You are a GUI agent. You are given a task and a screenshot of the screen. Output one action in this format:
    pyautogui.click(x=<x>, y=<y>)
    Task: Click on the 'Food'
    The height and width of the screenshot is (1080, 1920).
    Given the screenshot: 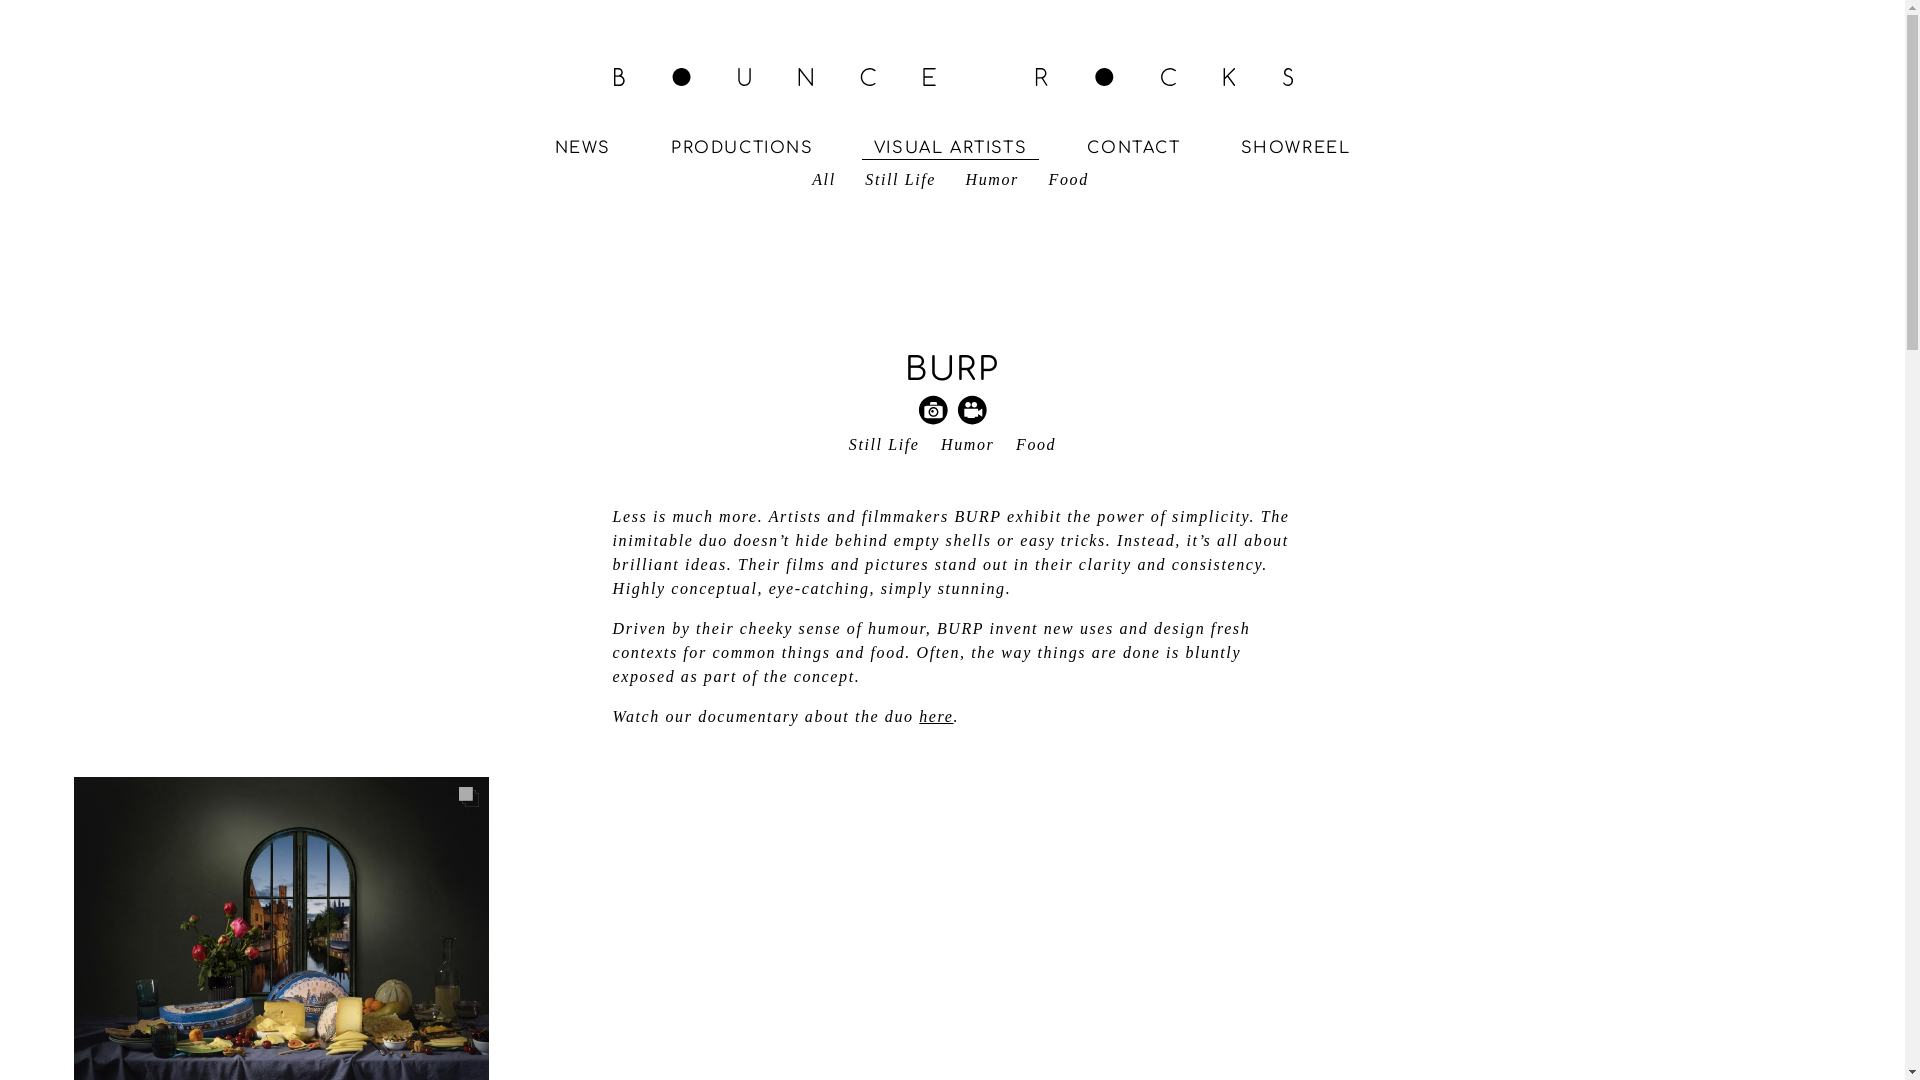 What is the action you would take?
    pyautogui.click(x=1036, y=443)
    